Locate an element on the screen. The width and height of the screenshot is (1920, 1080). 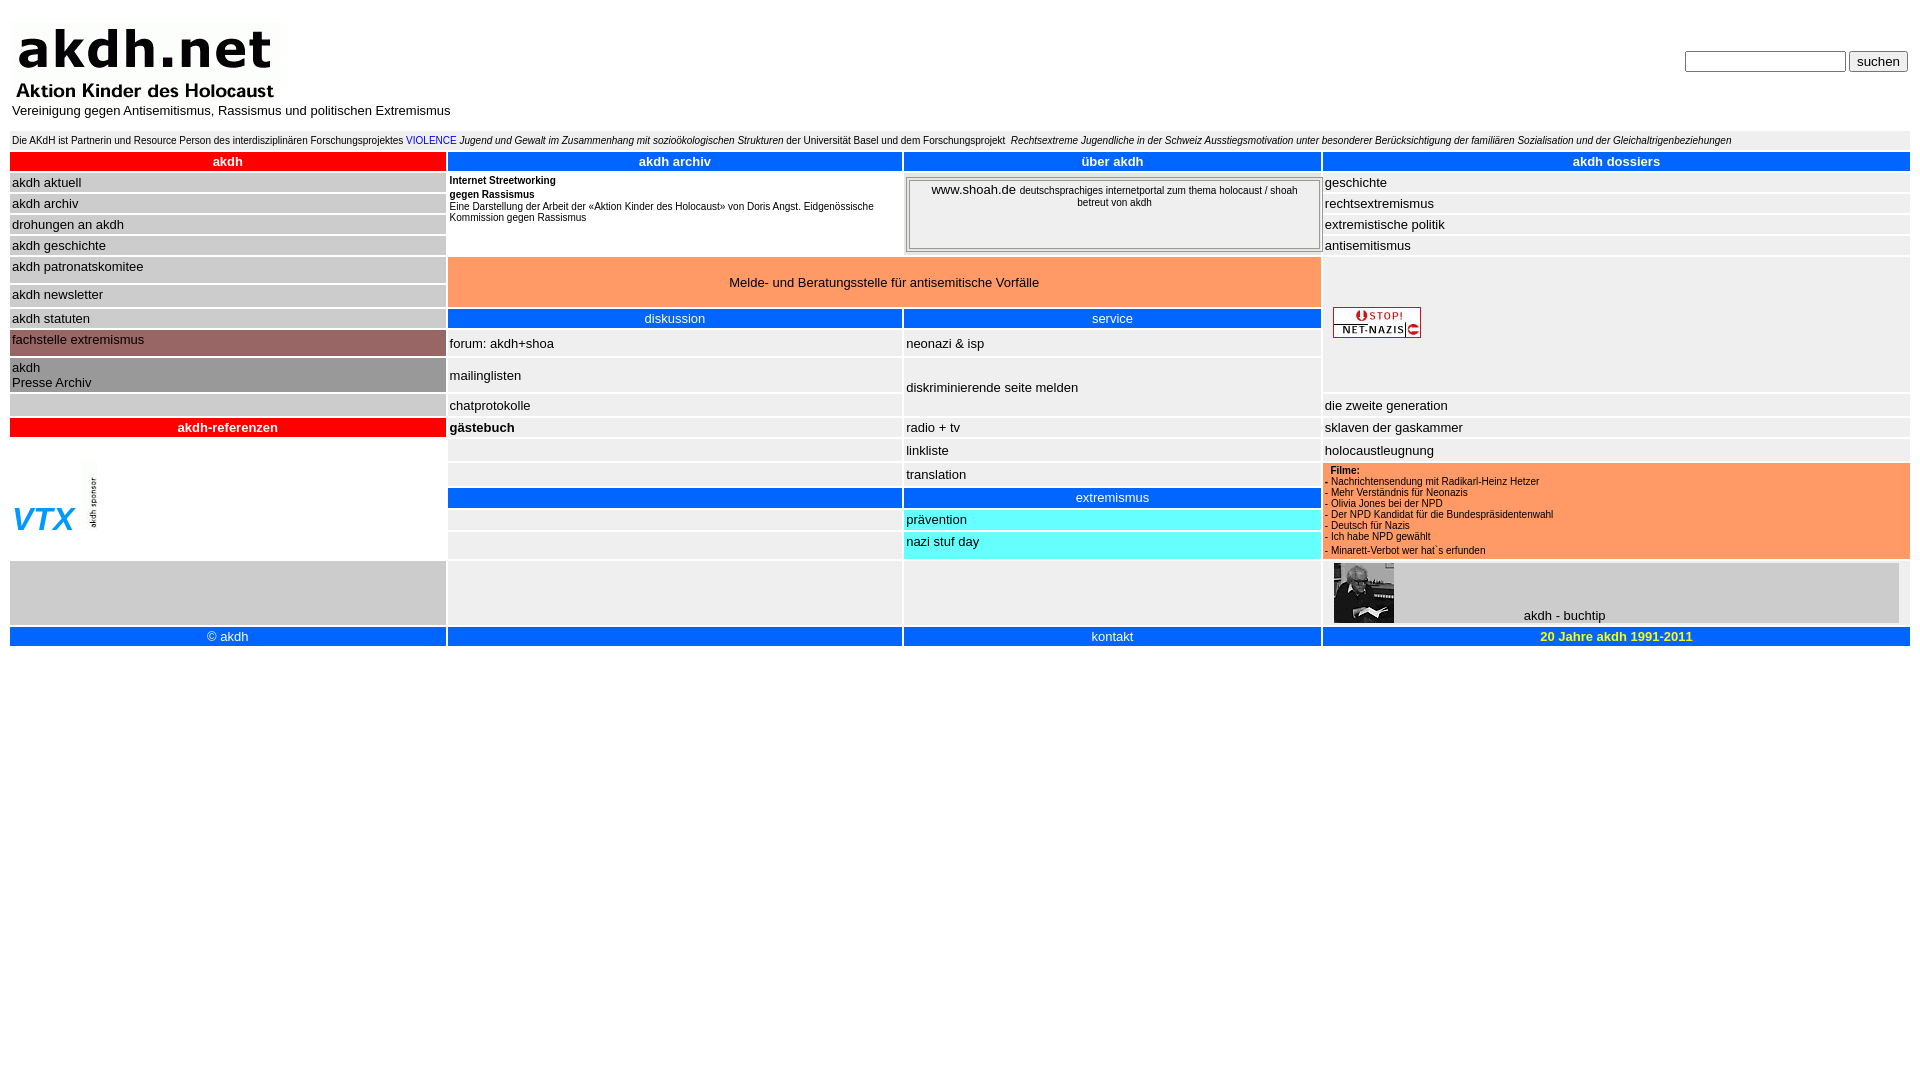
'akdh statuten' is located at coordinates (51, 317).